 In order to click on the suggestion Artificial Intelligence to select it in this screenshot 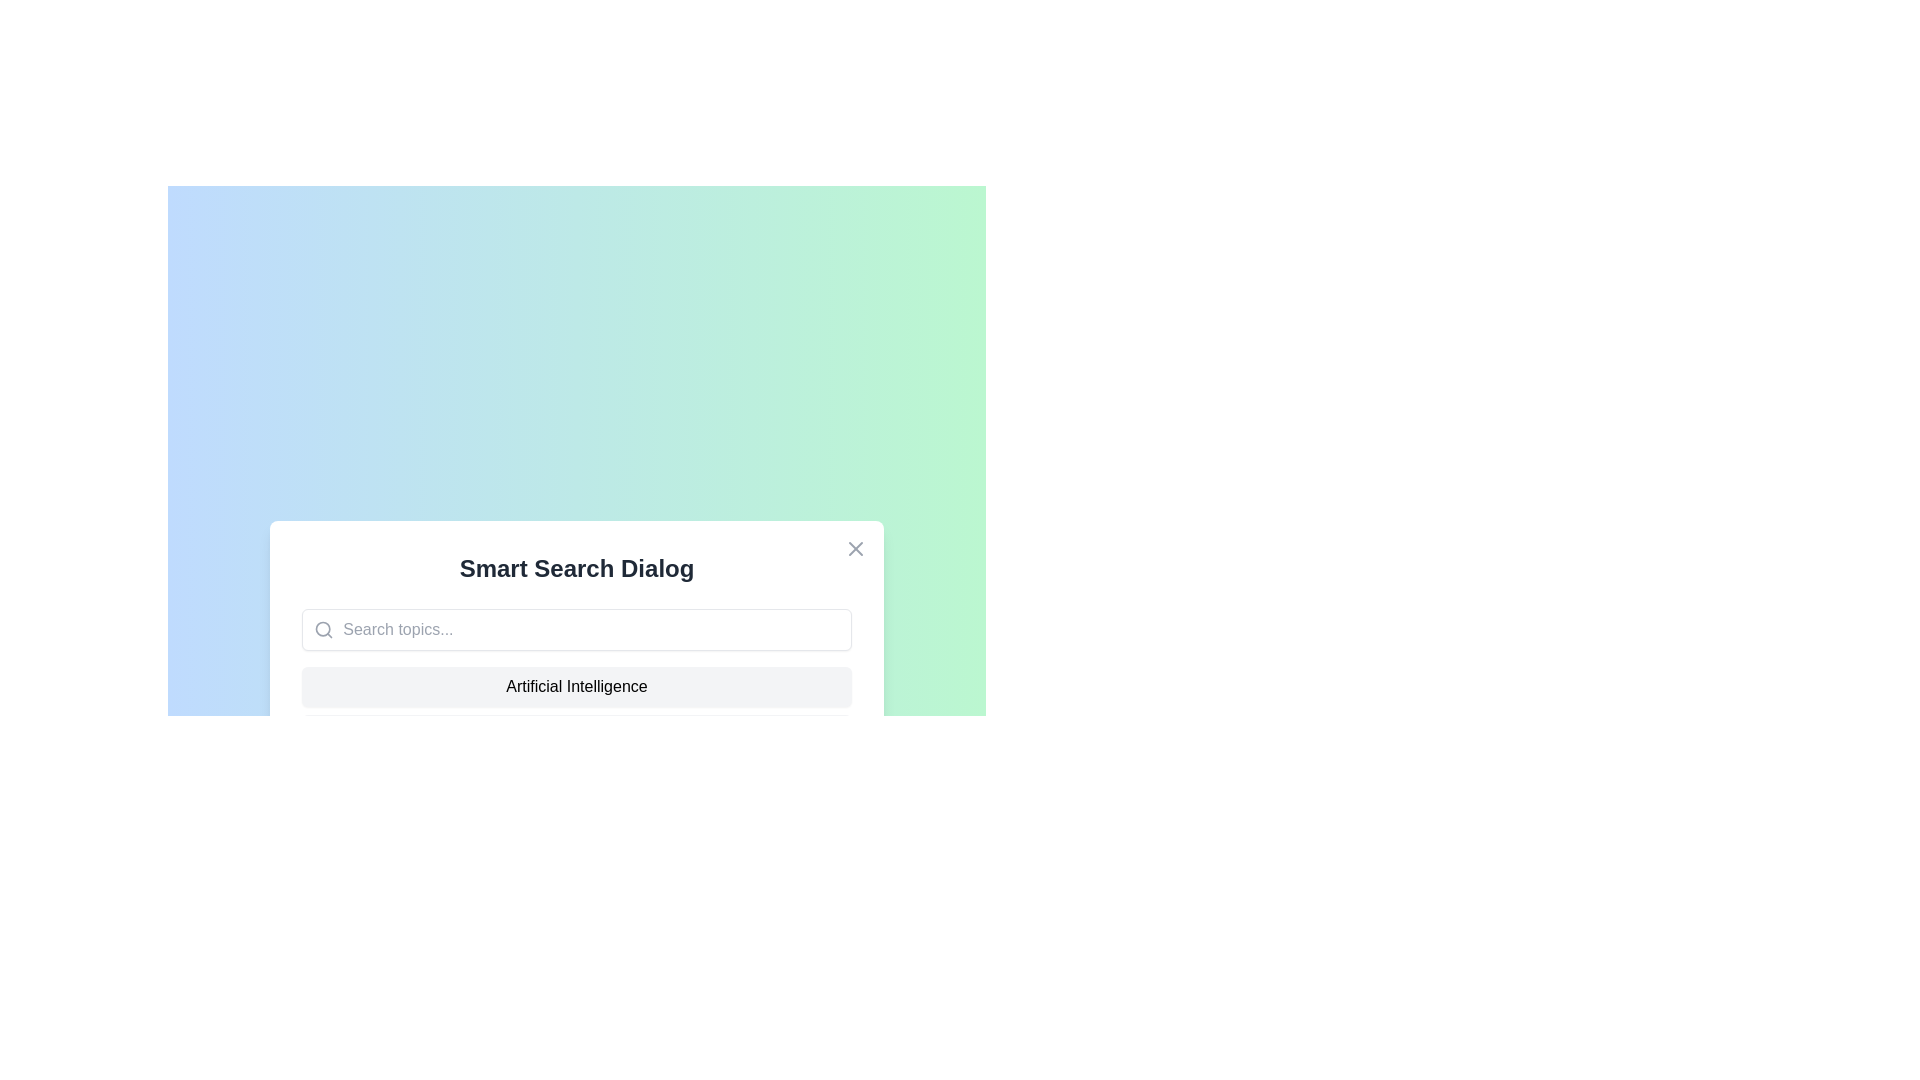, I will do `click(575, 685)`.